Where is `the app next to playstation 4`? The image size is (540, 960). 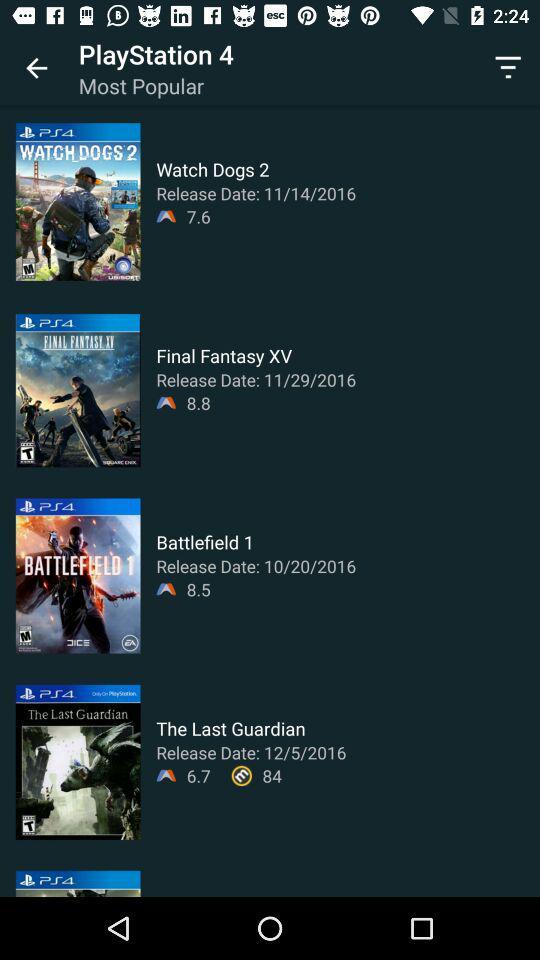
the app next to playstation 4 is located at coordinates (36, 68).